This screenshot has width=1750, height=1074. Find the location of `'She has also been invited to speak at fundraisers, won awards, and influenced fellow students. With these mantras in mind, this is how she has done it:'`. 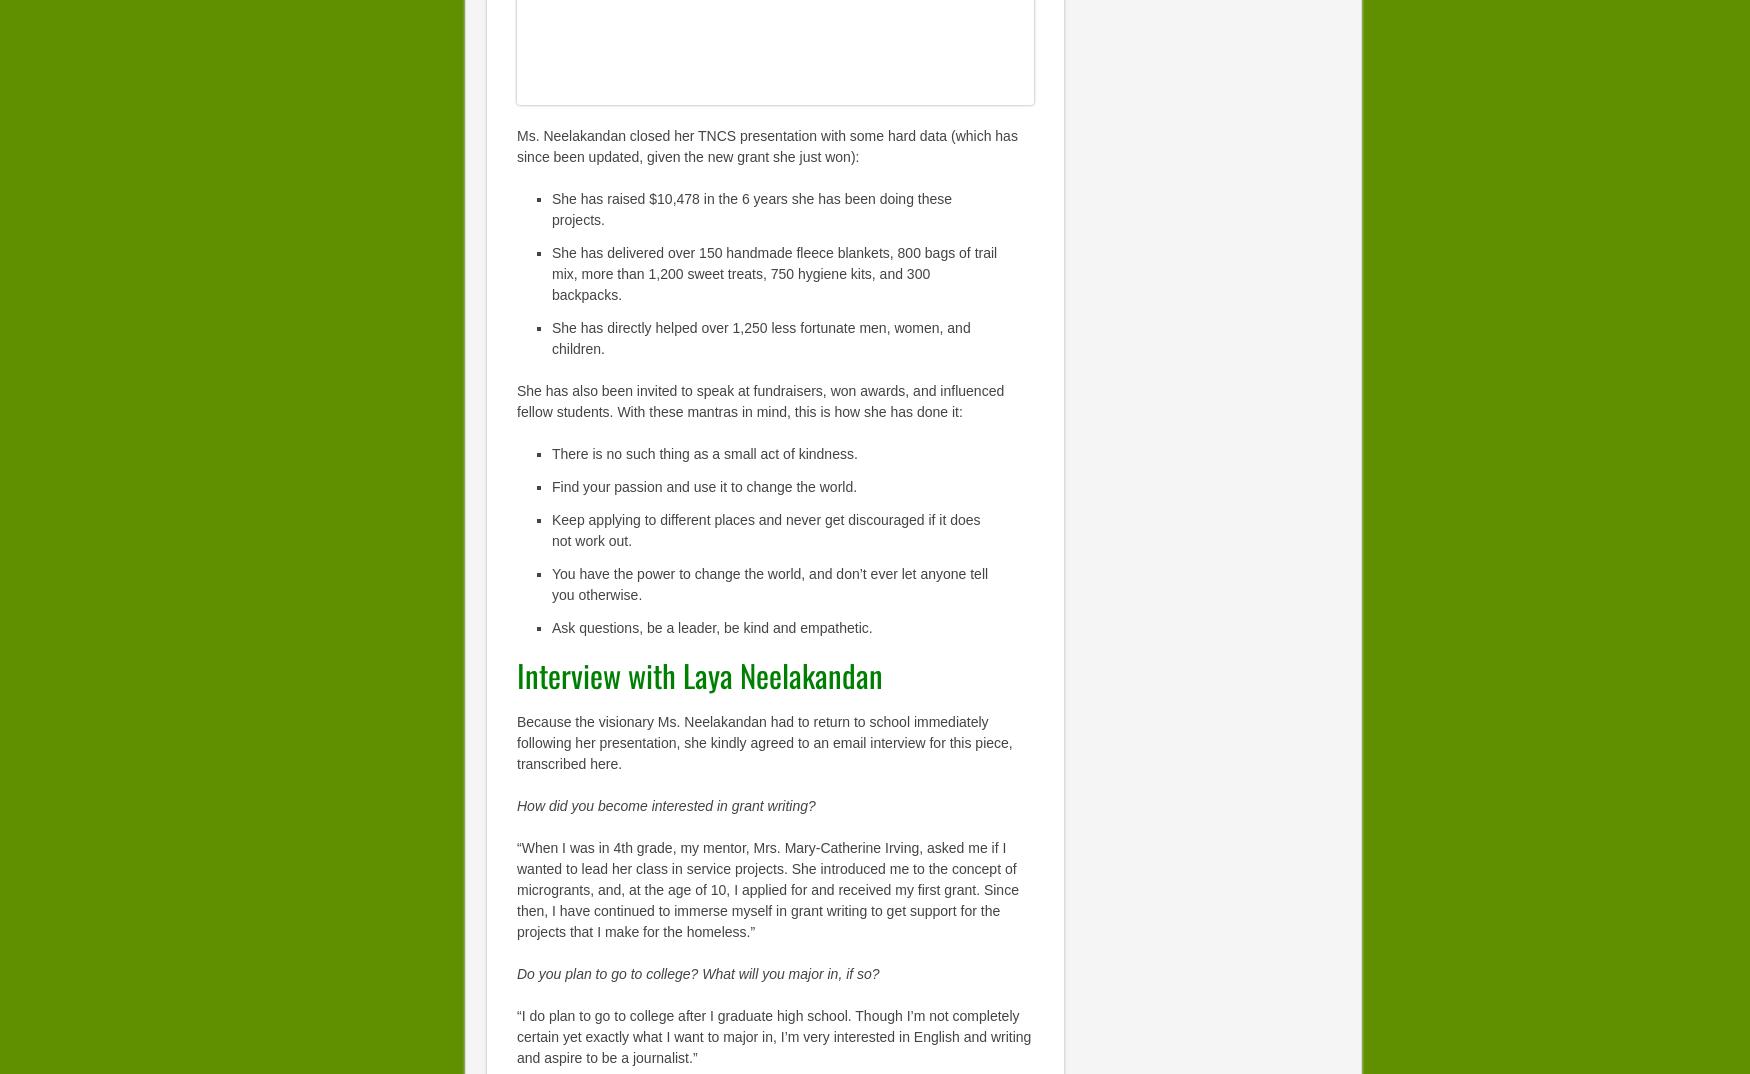

'She has also been invited to speak at fundraisers, won awards, and influenced fellow students. With these mantras in mind, this is how she has done it:' is located at coordinates (759, 400).